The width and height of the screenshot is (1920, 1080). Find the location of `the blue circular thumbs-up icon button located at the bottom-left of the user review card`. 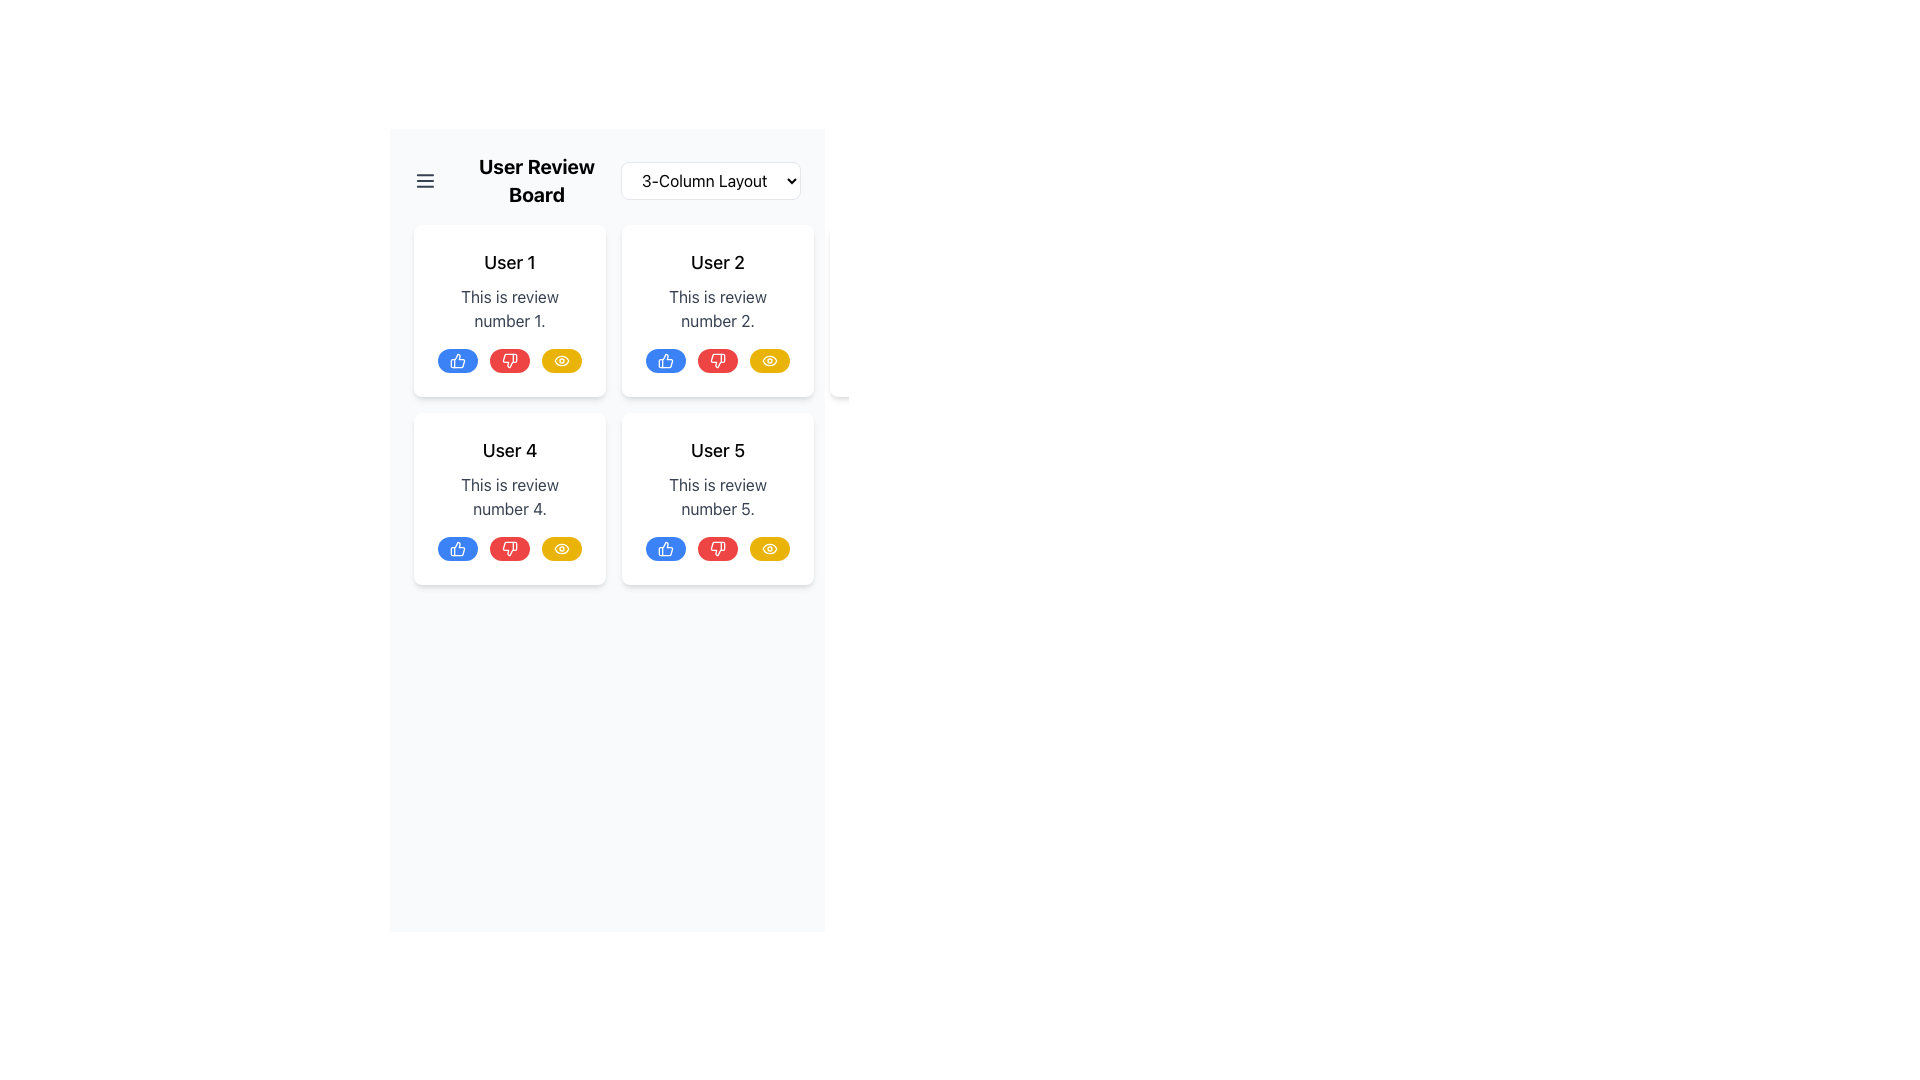

the blue circular thumbs-up icon button located at the bottom-left of the user review card is located at coordinates (666, 361).